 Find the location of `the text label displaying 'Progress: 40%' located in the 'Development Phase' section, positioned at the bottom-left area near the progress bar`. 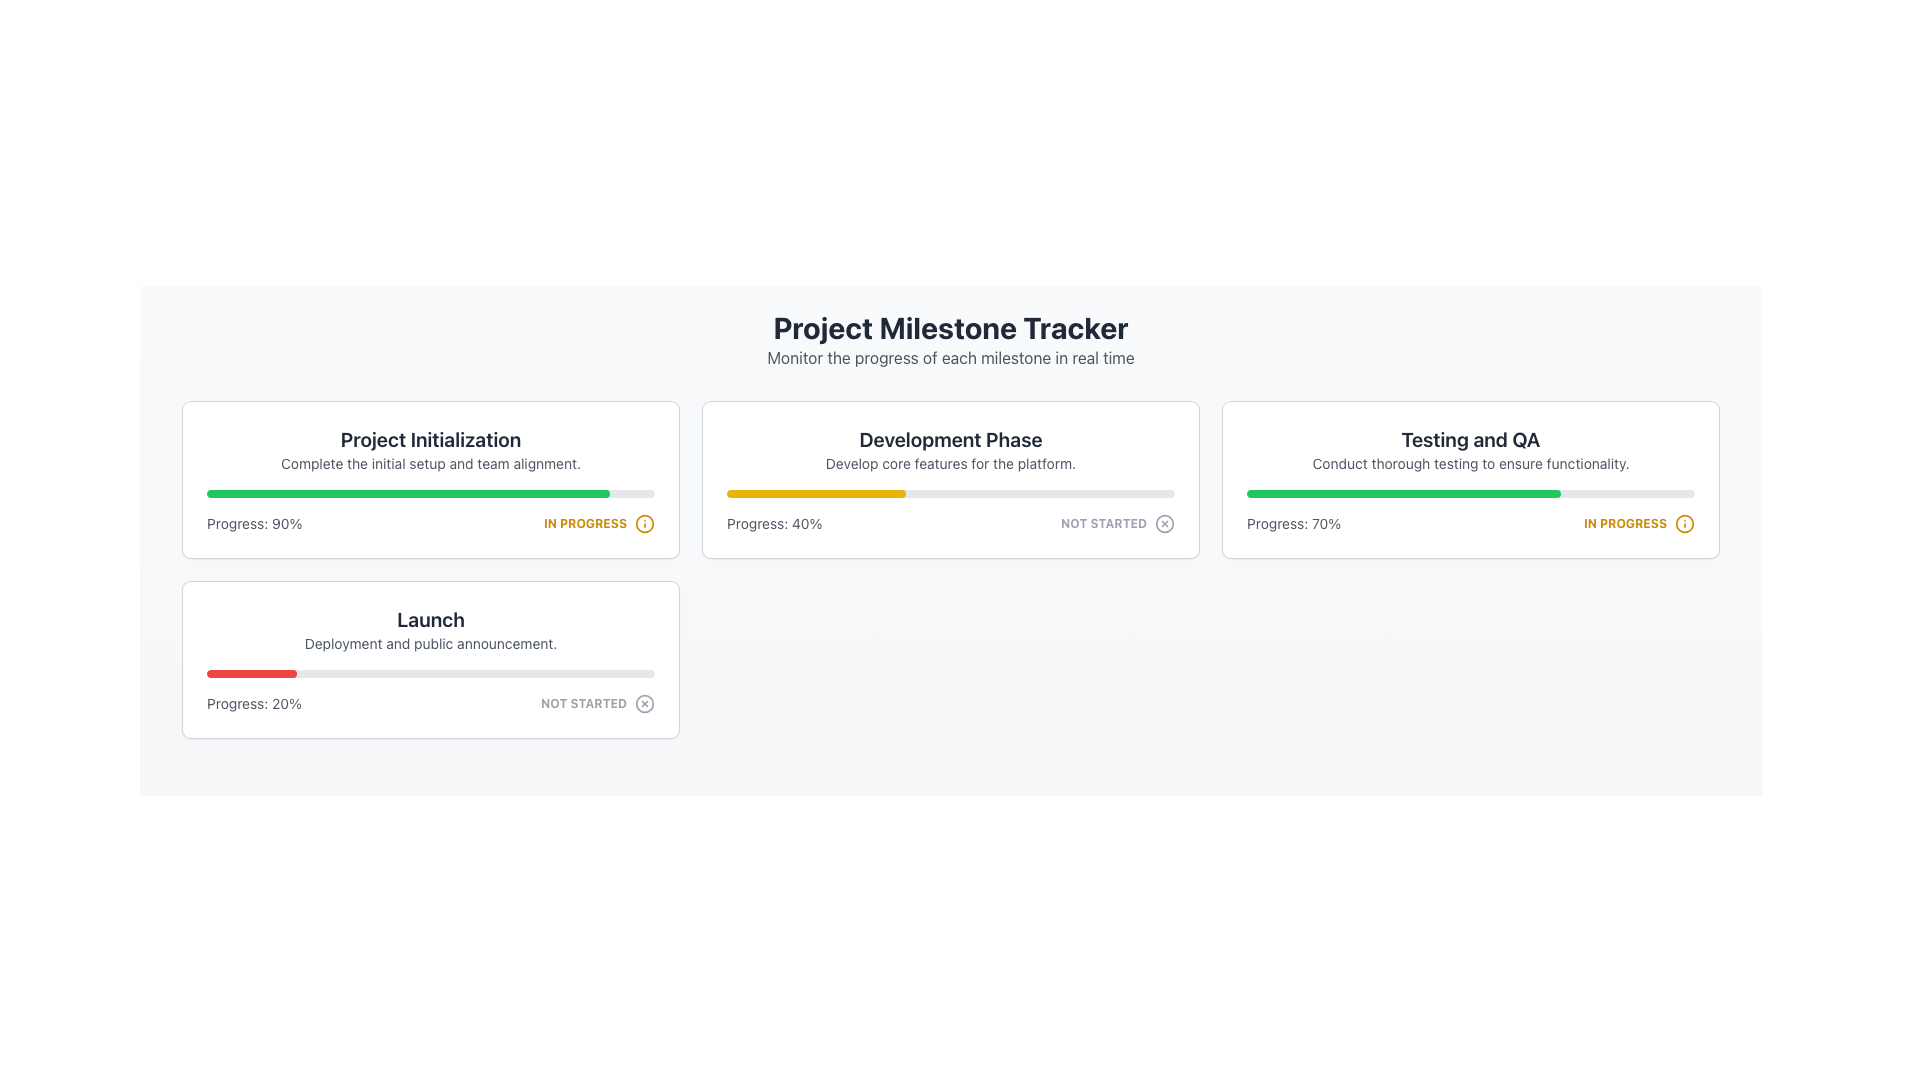

the text label displaying 'Progress: 40%' located in the 'Development Phase' section, positioned at the bottom-left area near the progress bar is located at coordinates (773, 523).